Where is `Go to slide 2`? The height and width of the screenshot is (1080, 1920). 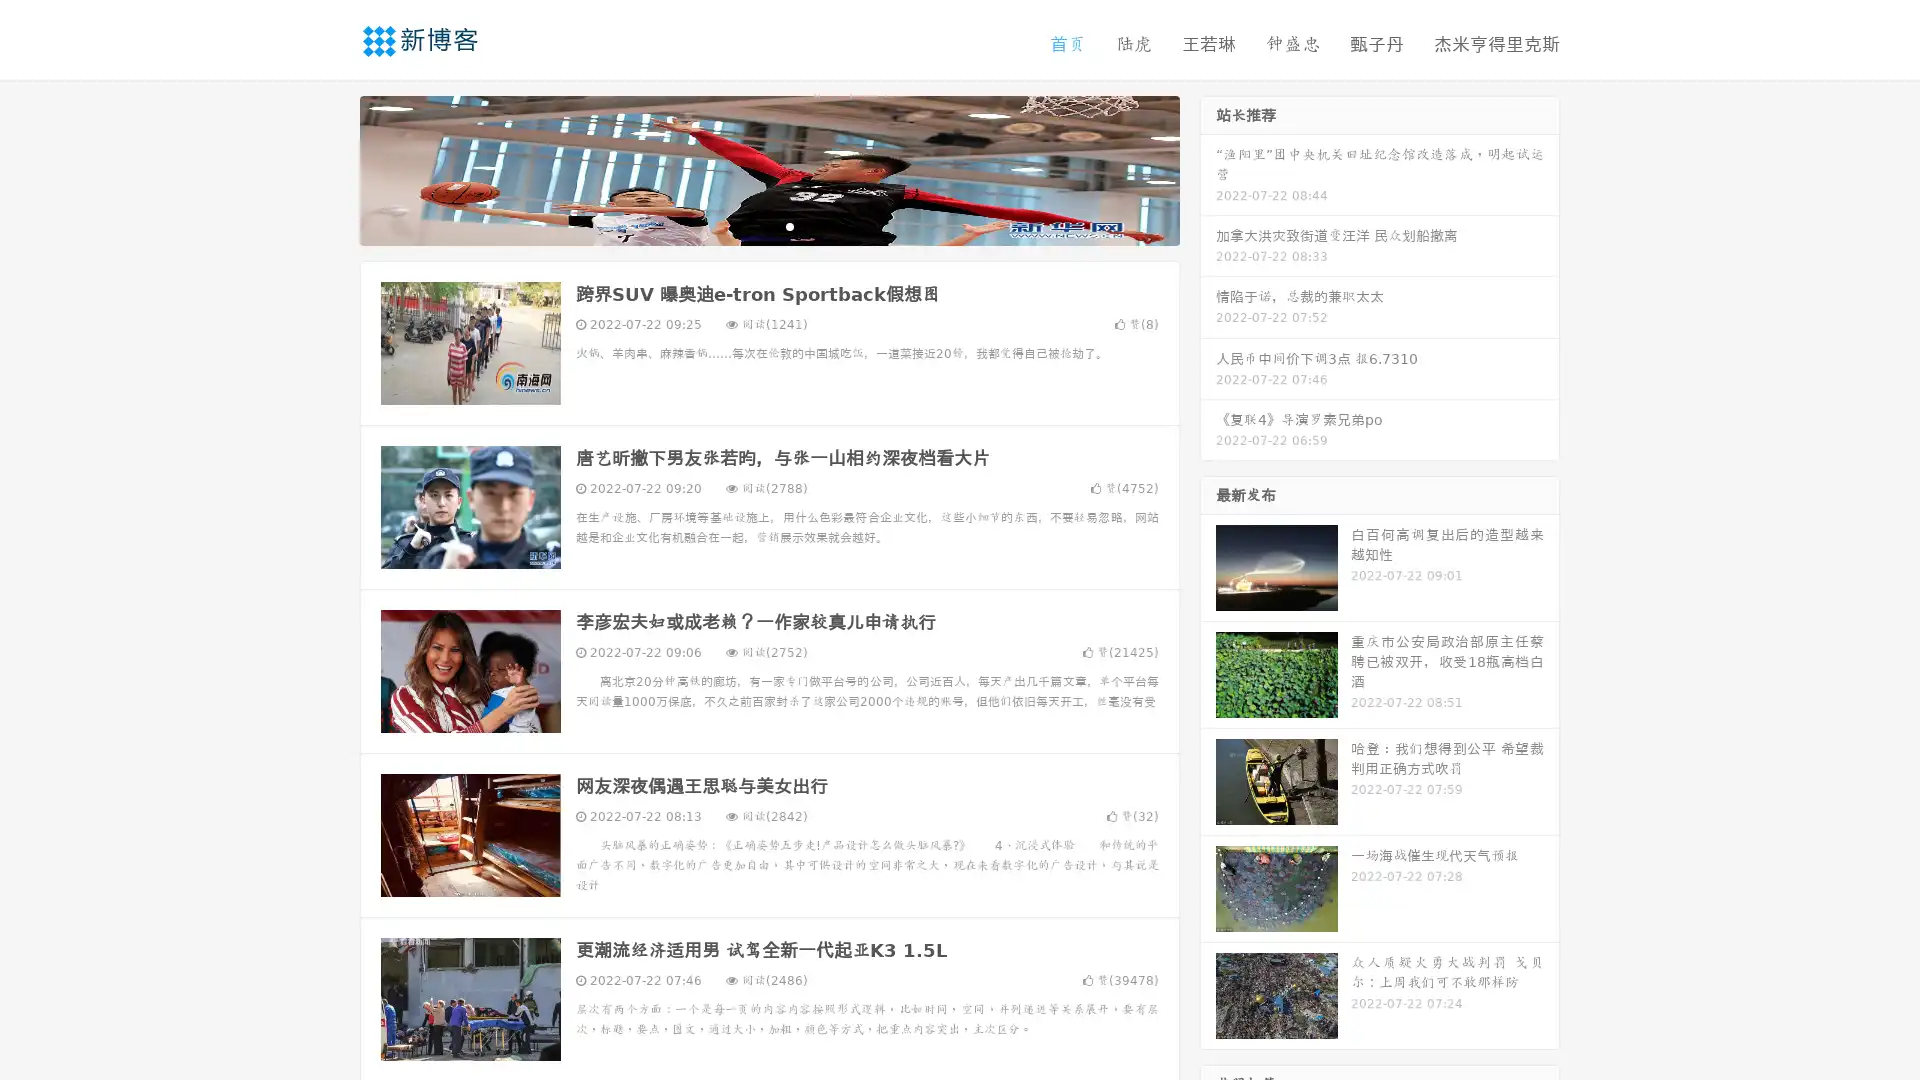
Go to slide 2 is located at coordinates (768, 225).